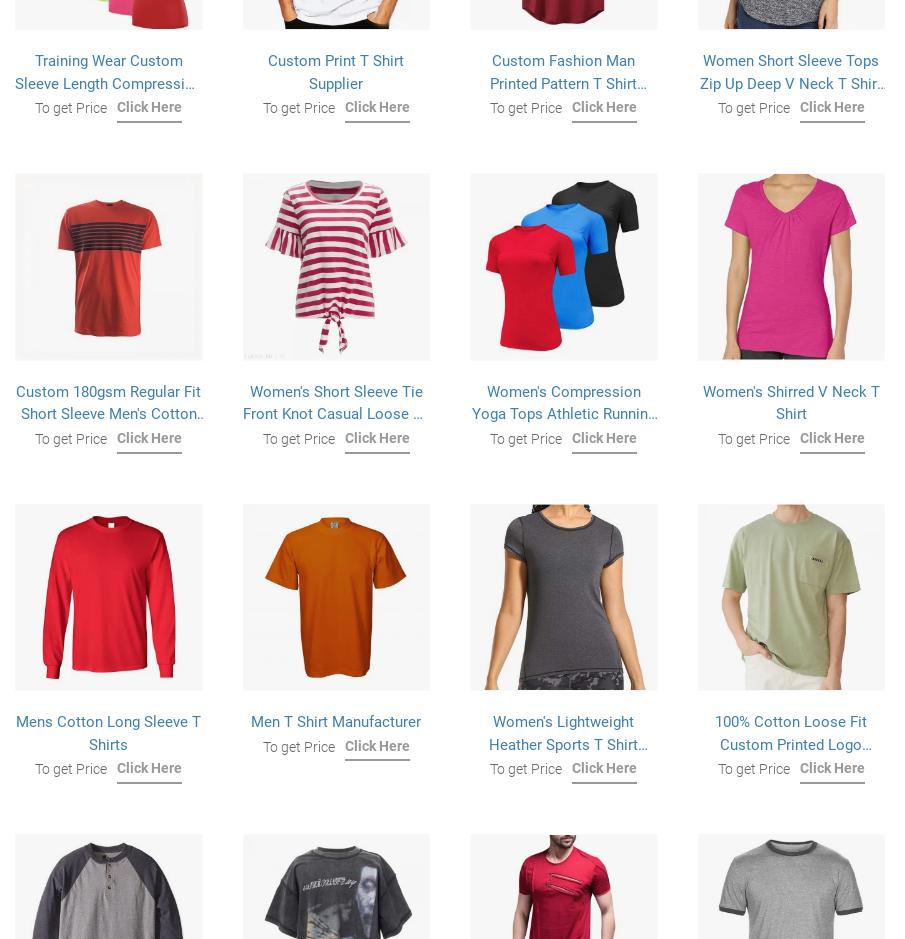 Image resolution: width=905 pixels, height=939 pixels. Describe the element at coordinates (107, 732) in the screenshot. I see `'Mens Cotton Long Sleeve T Shirts'` at that location.